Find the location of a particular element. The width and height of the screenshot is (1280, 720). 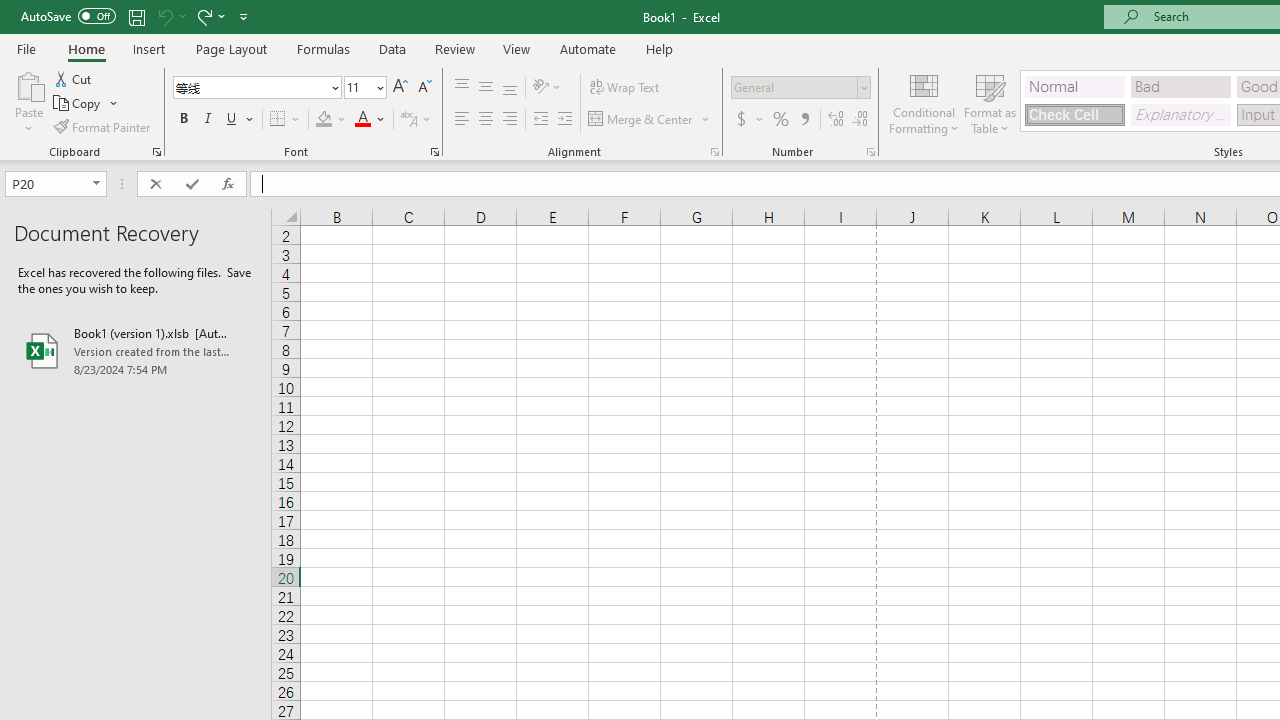

'Format Cell Alignment' is located at coordinates (714, 150).